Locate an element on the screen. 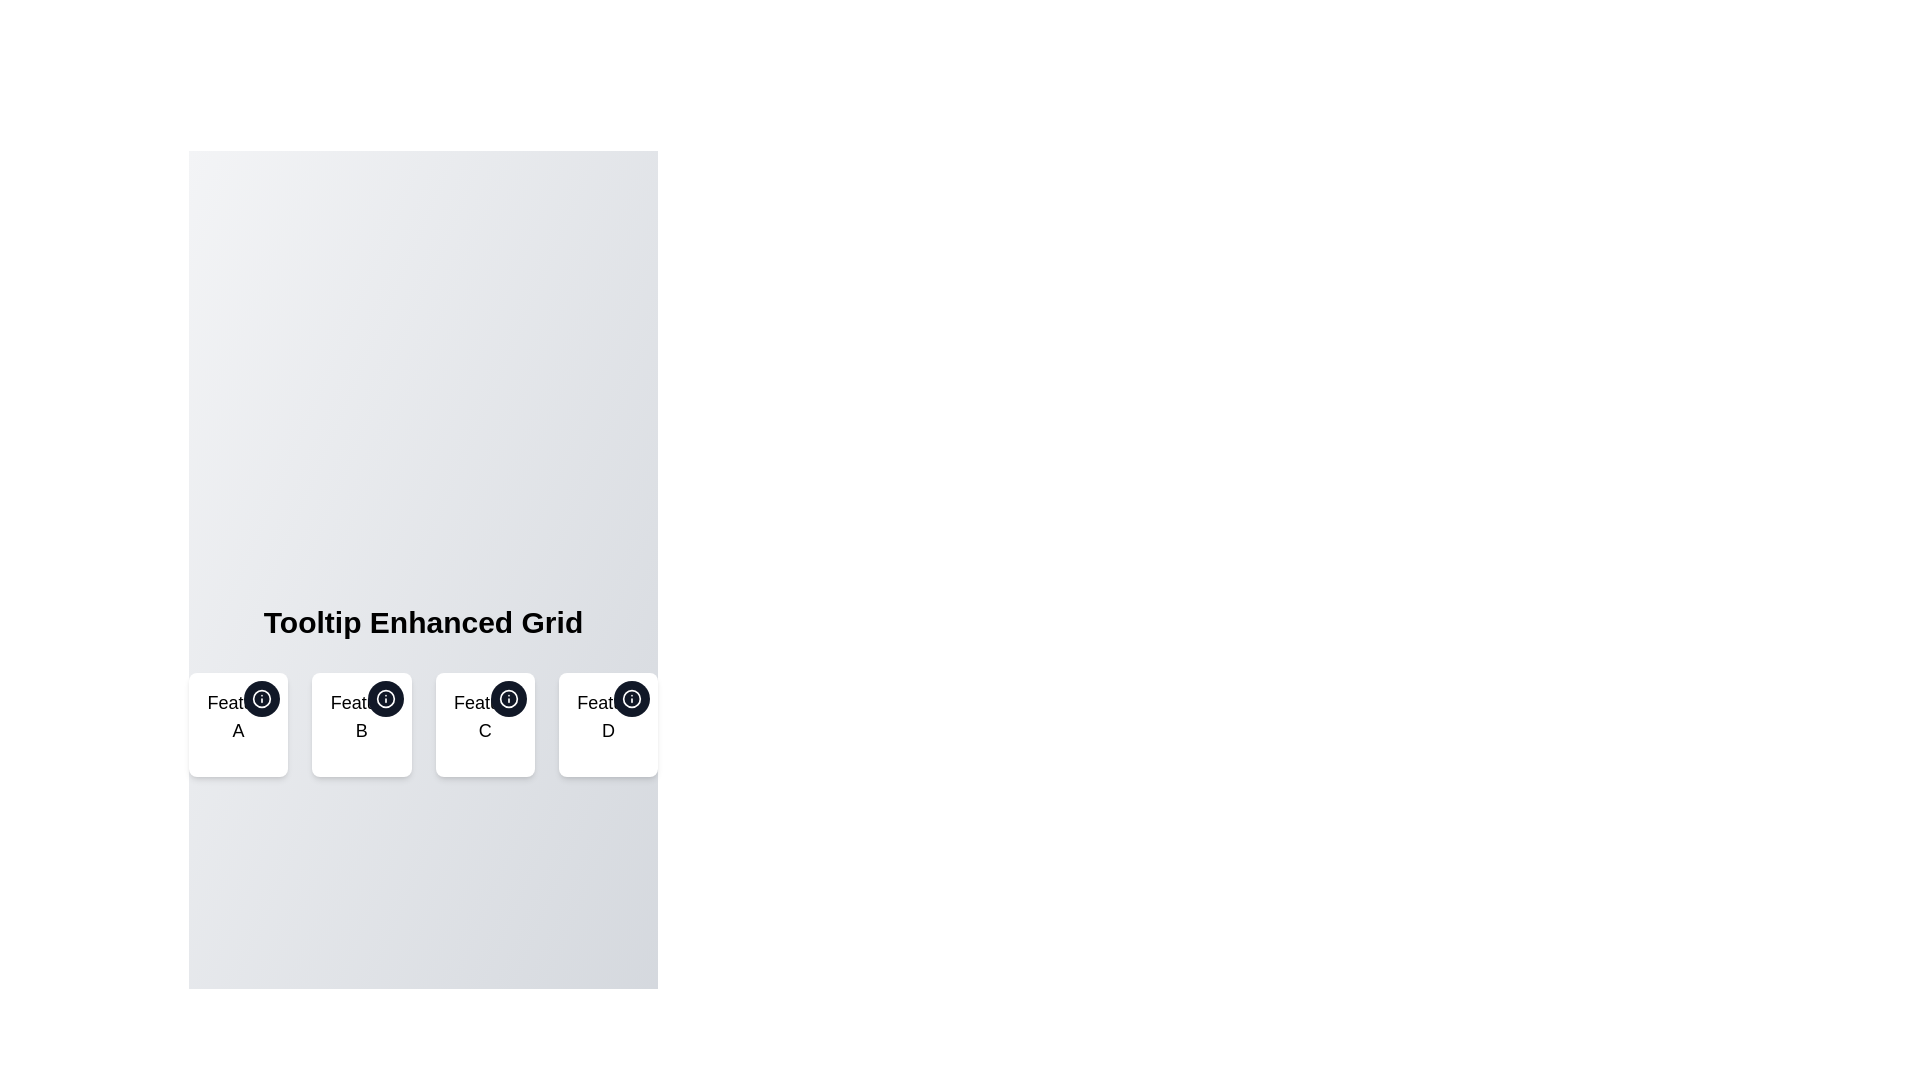 The image size is (1920, 1080). displayed feature name from the Information card labeled 'Feature A', which is the first card in a grid under the heading 'Tooltip Enhanced Grid' is located at coordinates (238, 725).